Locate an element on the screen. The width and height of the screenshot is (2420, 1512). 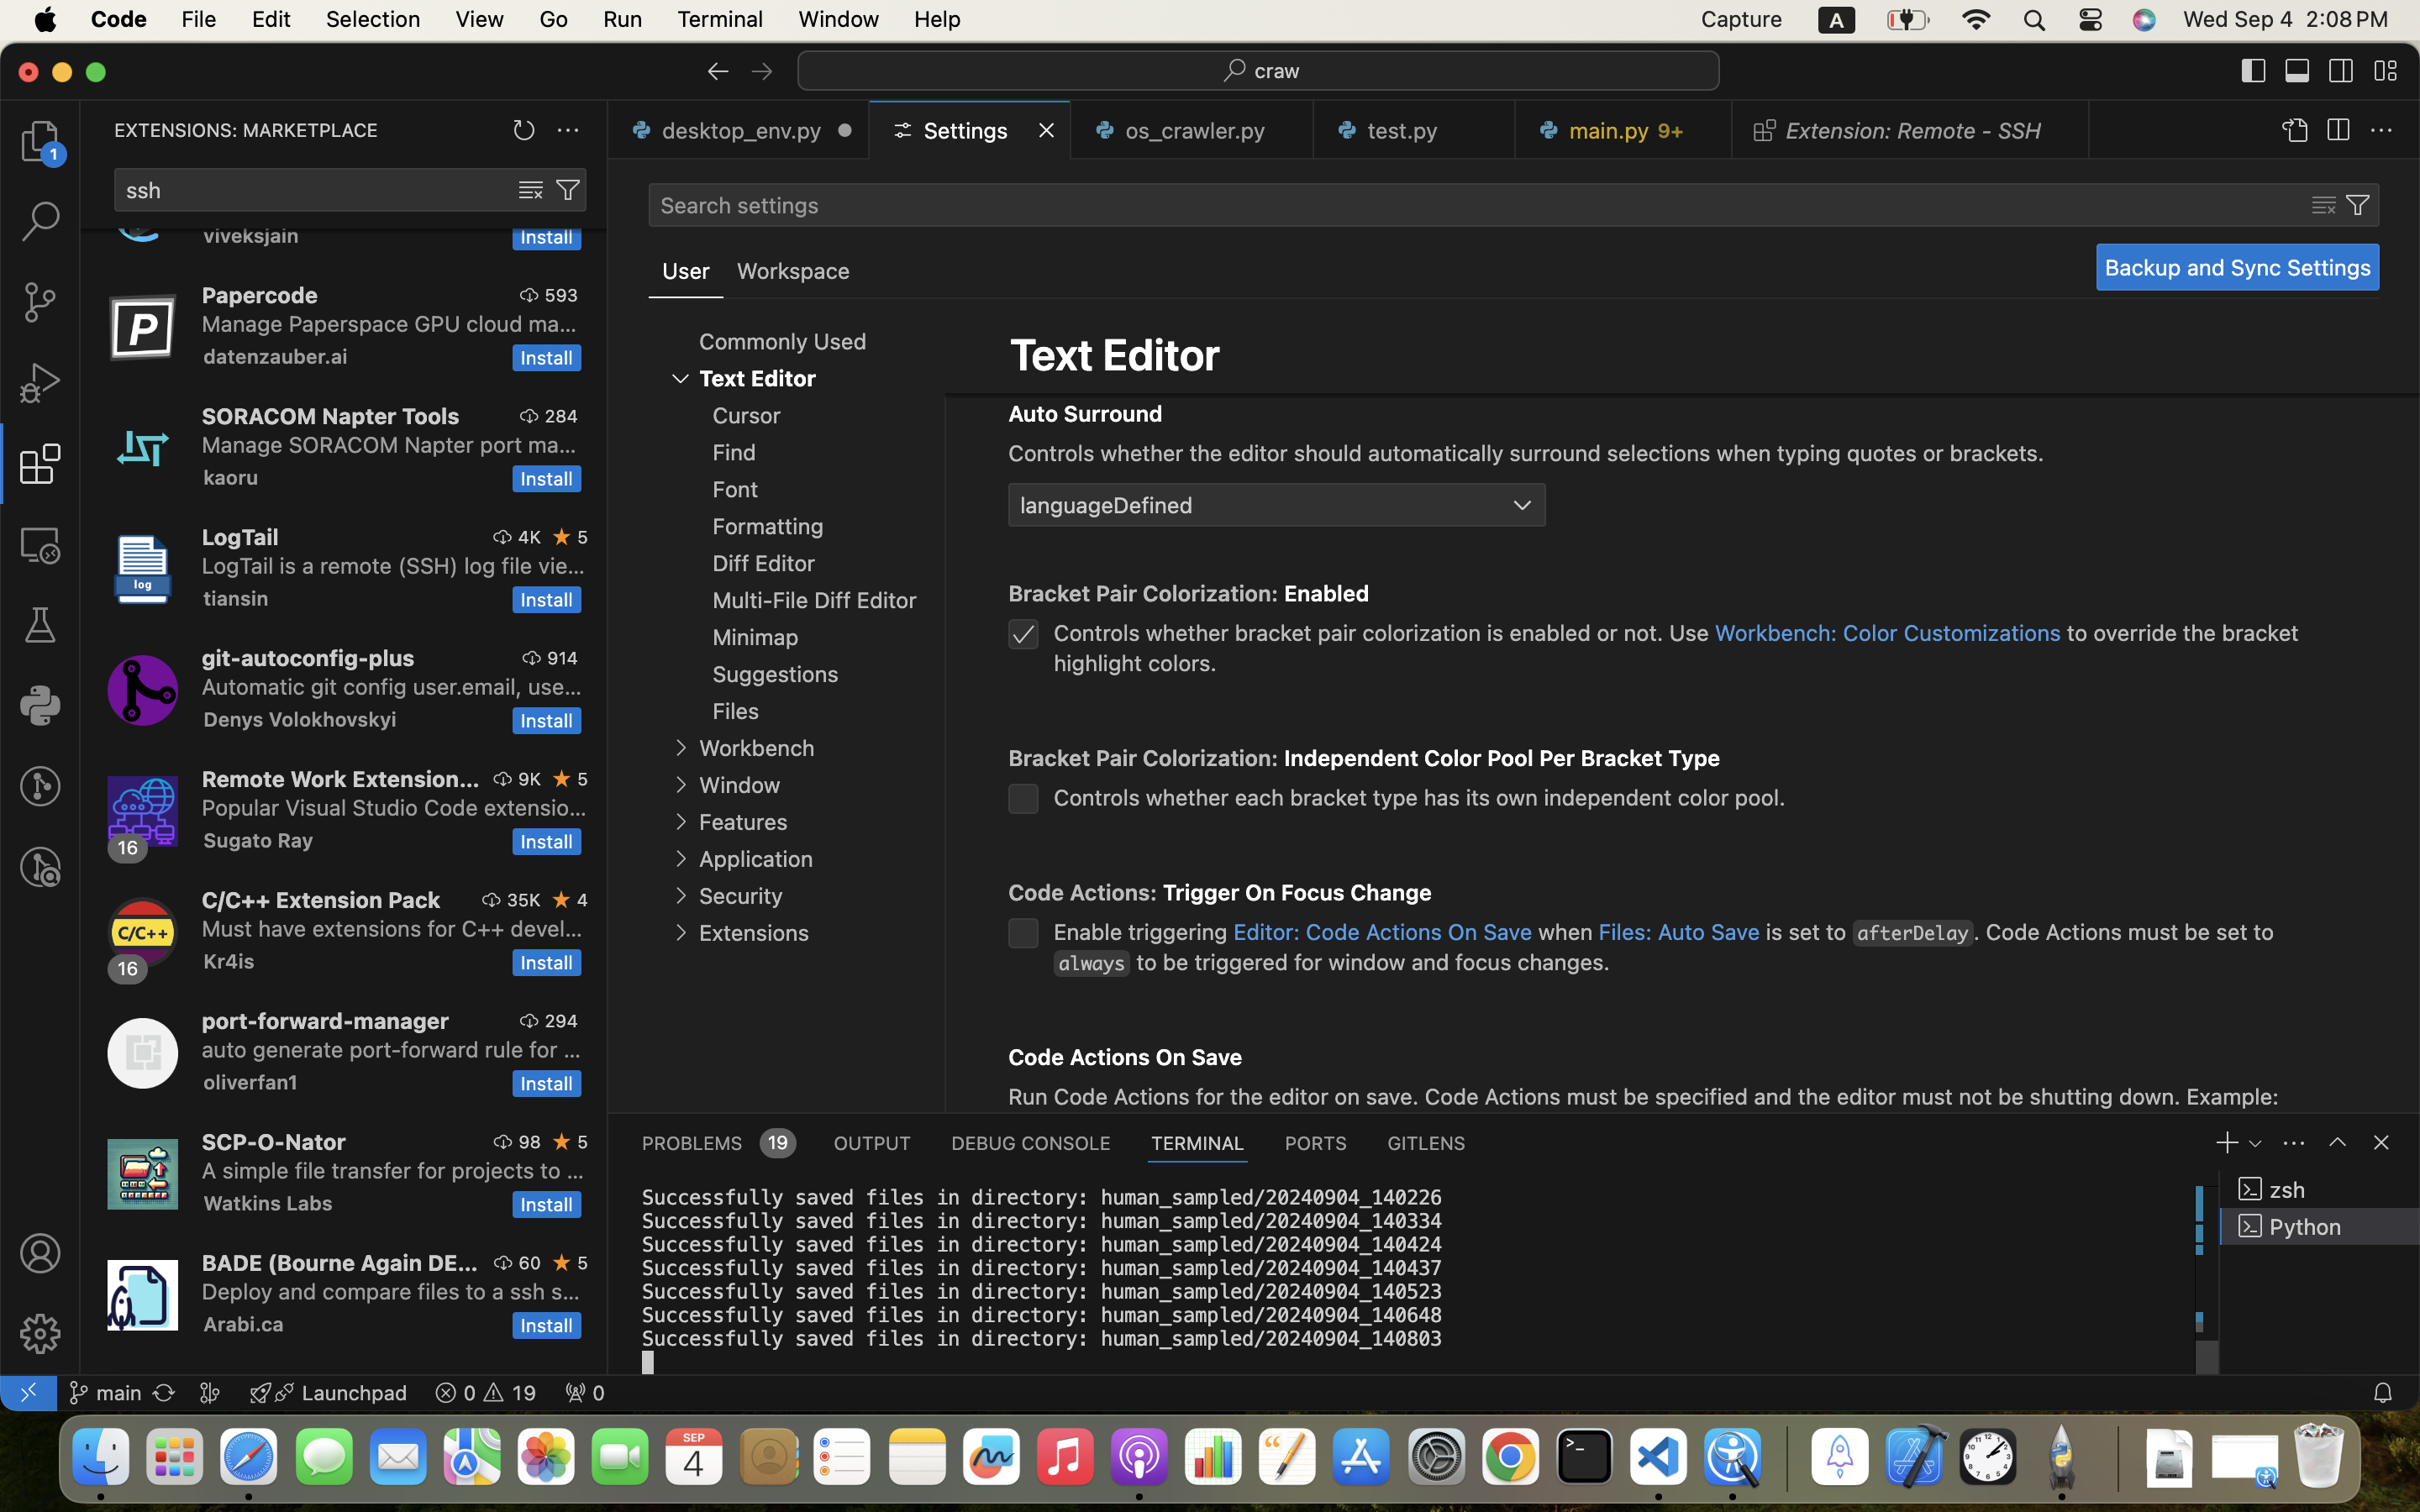
'Remote Work Extension Pack' is located at coordinates (340, 779).